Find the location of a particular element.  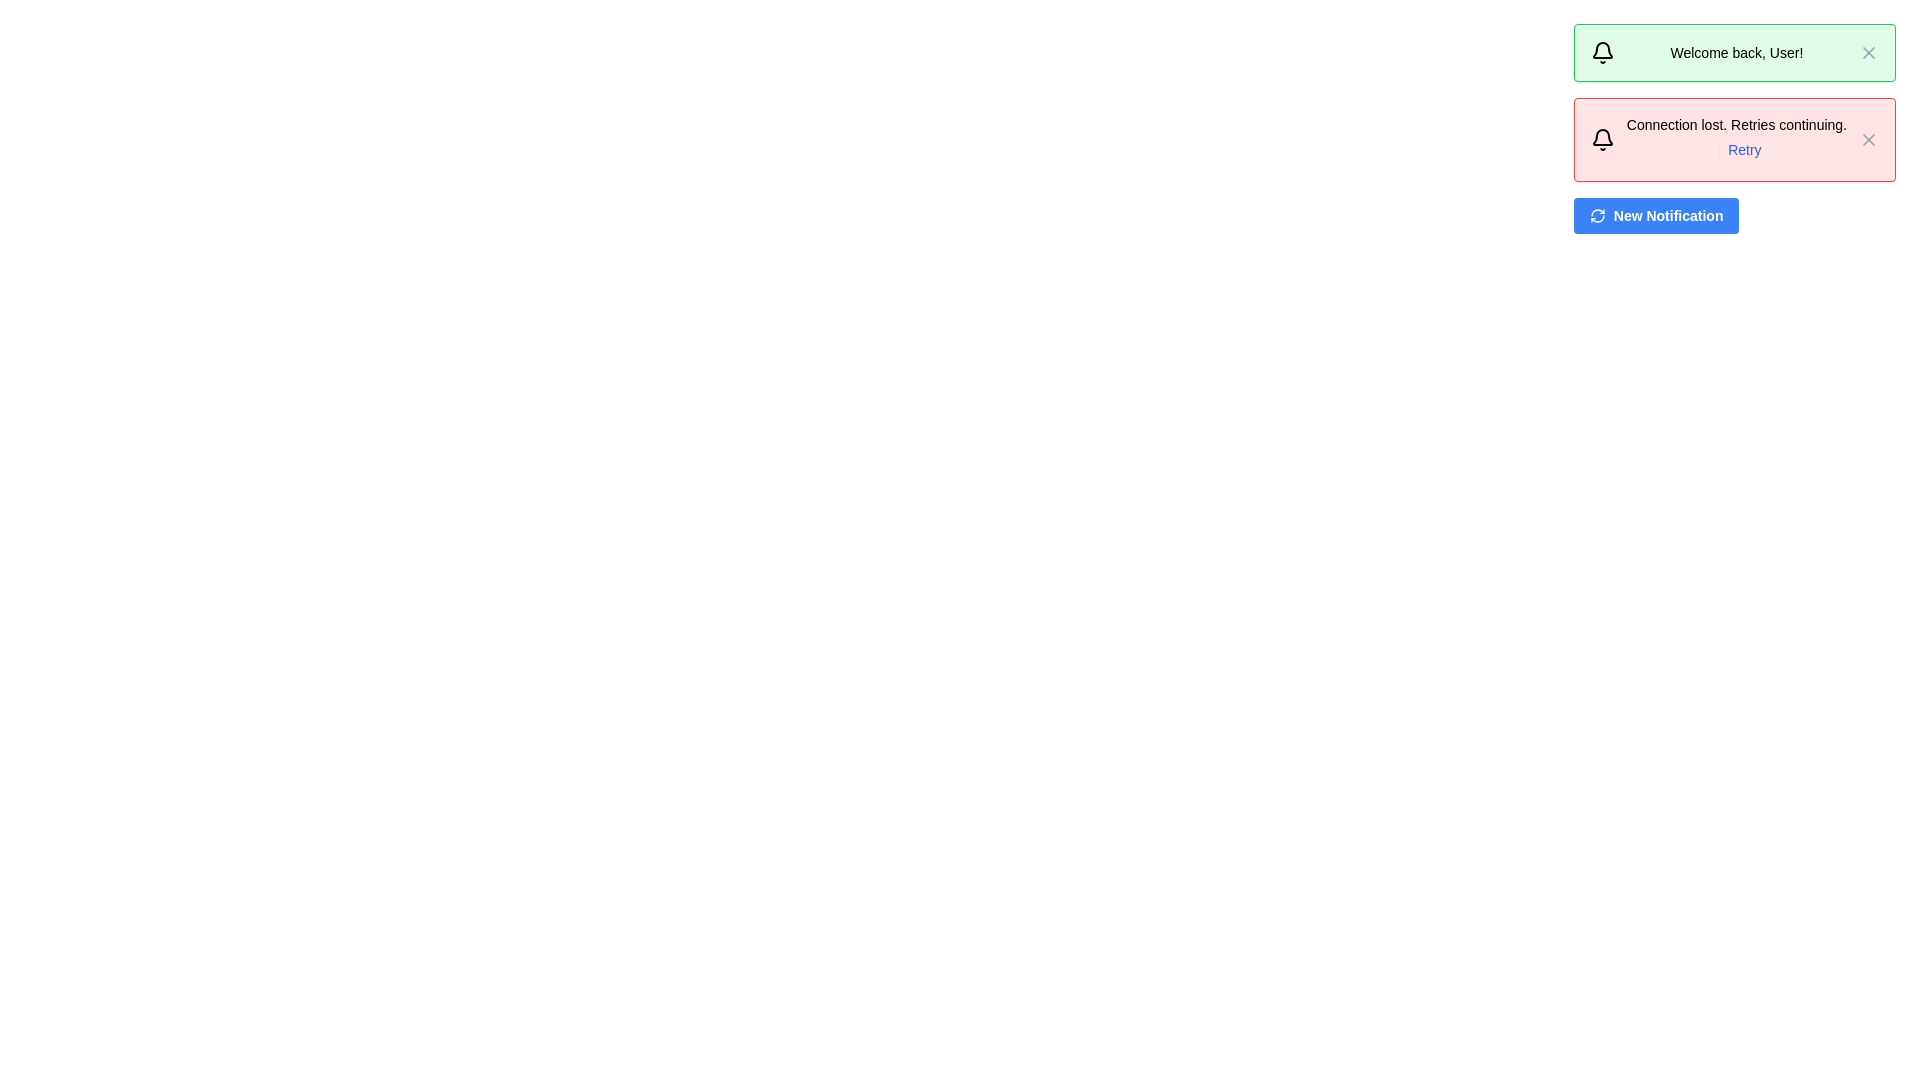

the bell icon located at the top-left corner of the green-bordered box that contains the text 'Welcome back, User!' is located at coordinates (1602, 52).